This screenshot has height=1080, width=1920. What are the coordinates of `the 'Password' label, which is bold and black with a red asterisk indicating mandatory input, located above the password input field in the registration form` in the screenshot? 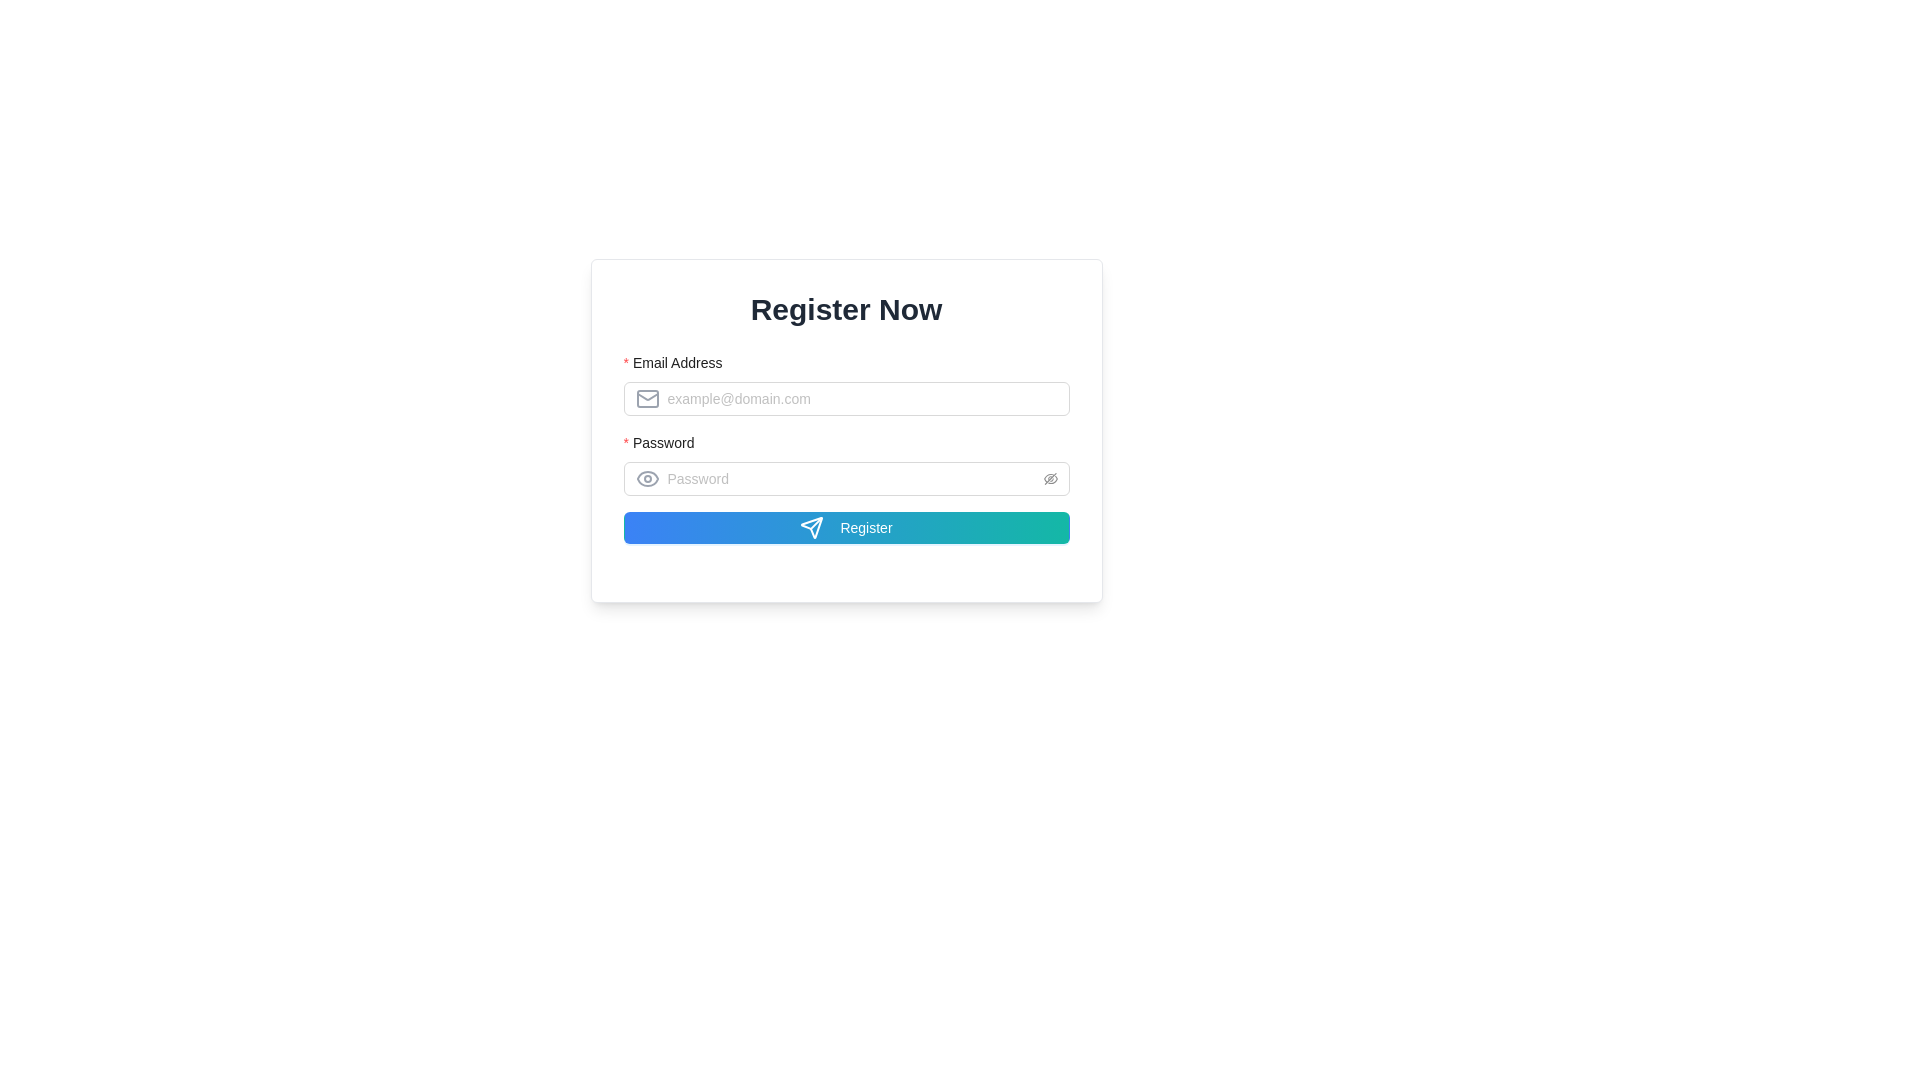 It's located at (665, 442).